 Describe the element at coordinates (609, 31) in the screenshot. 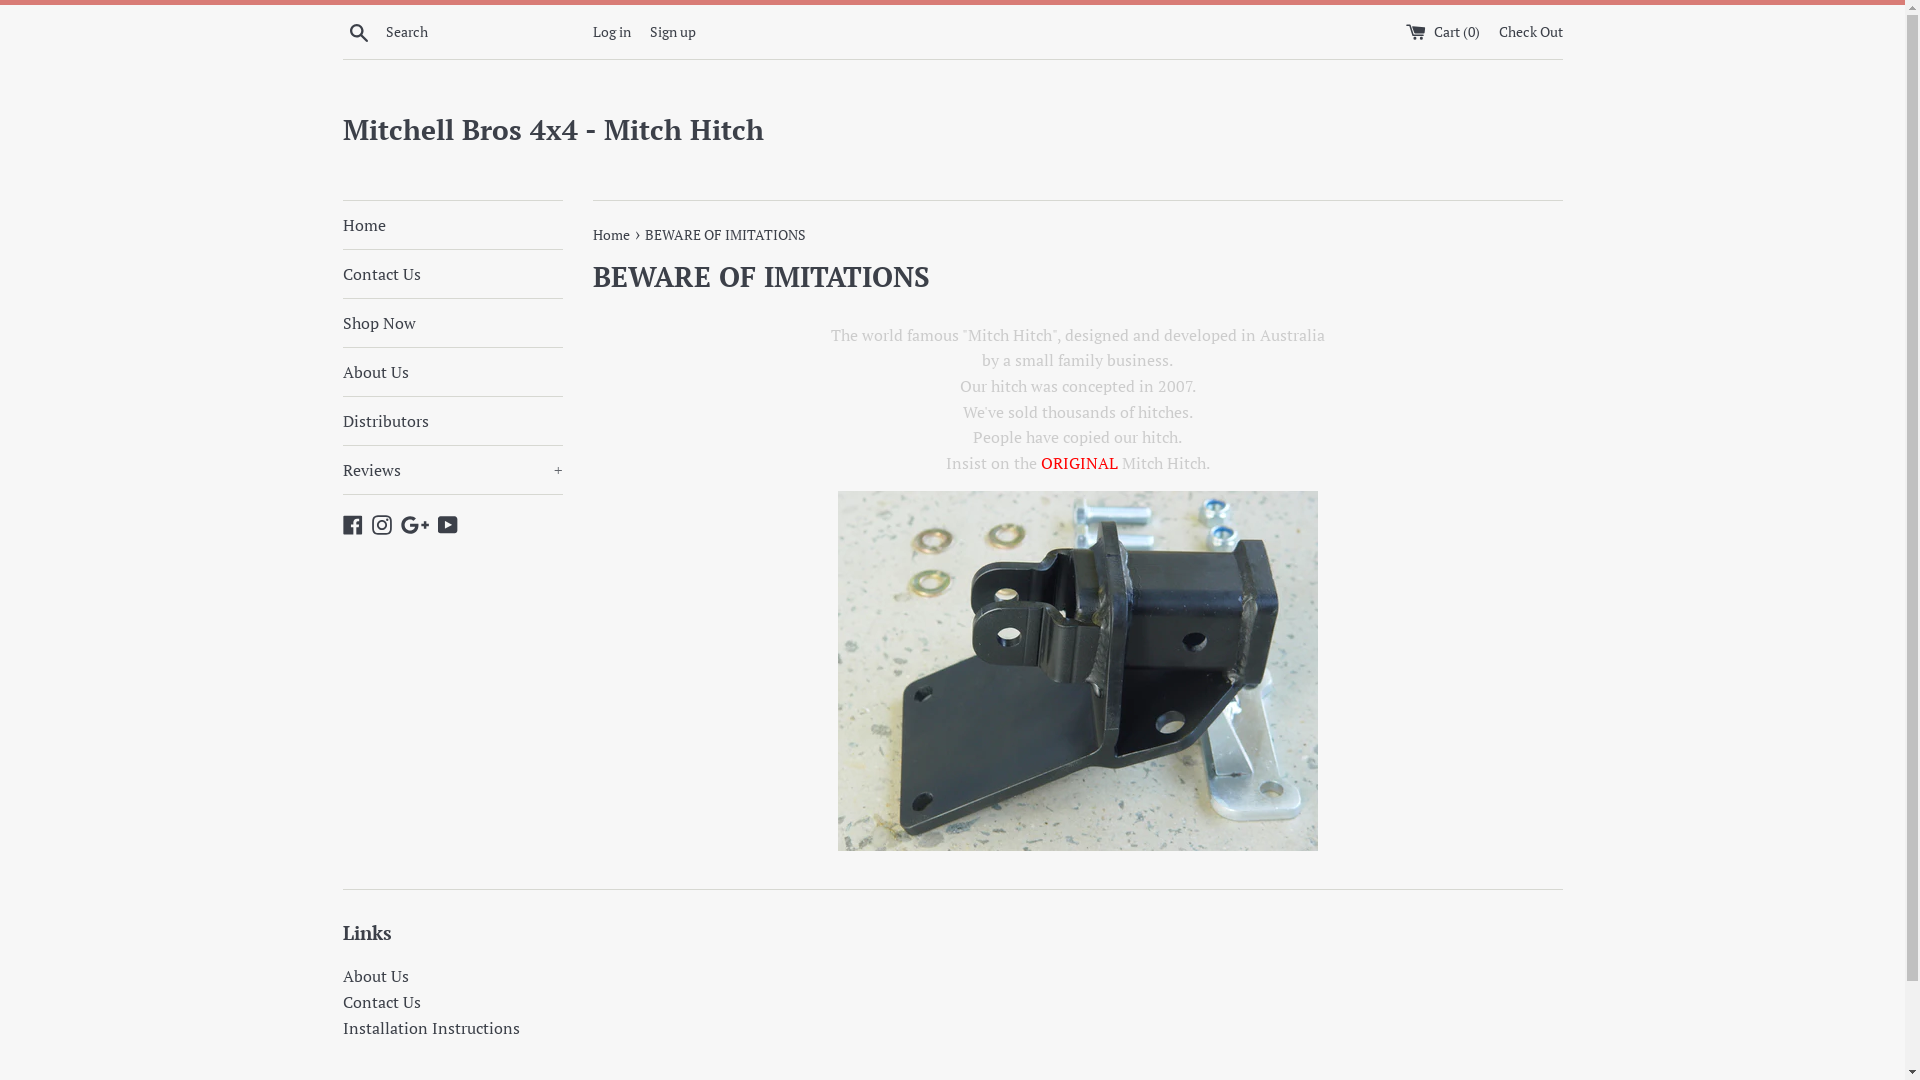

I see `'Log in'` at that location.